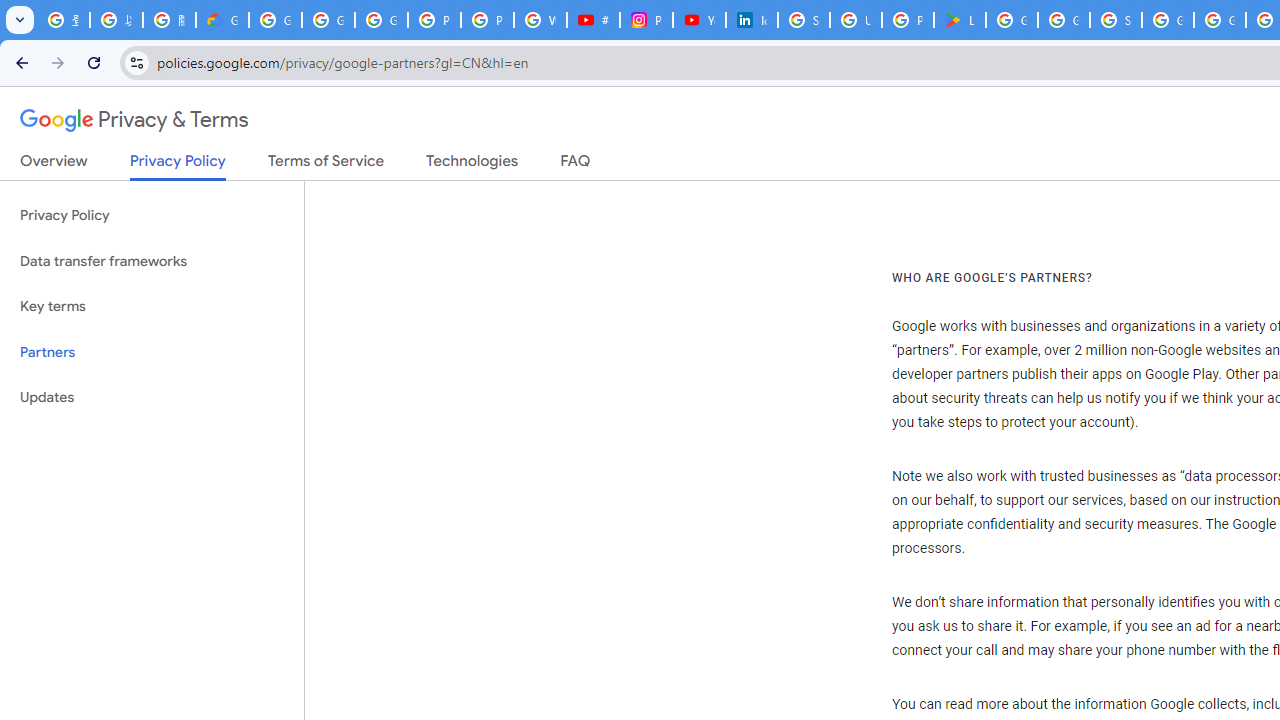 The height and width of the screenshot is (720, 1280). Describe the element at coordinates (326, 164) in the screenshot. I see `'Terms of Service'` at that location.